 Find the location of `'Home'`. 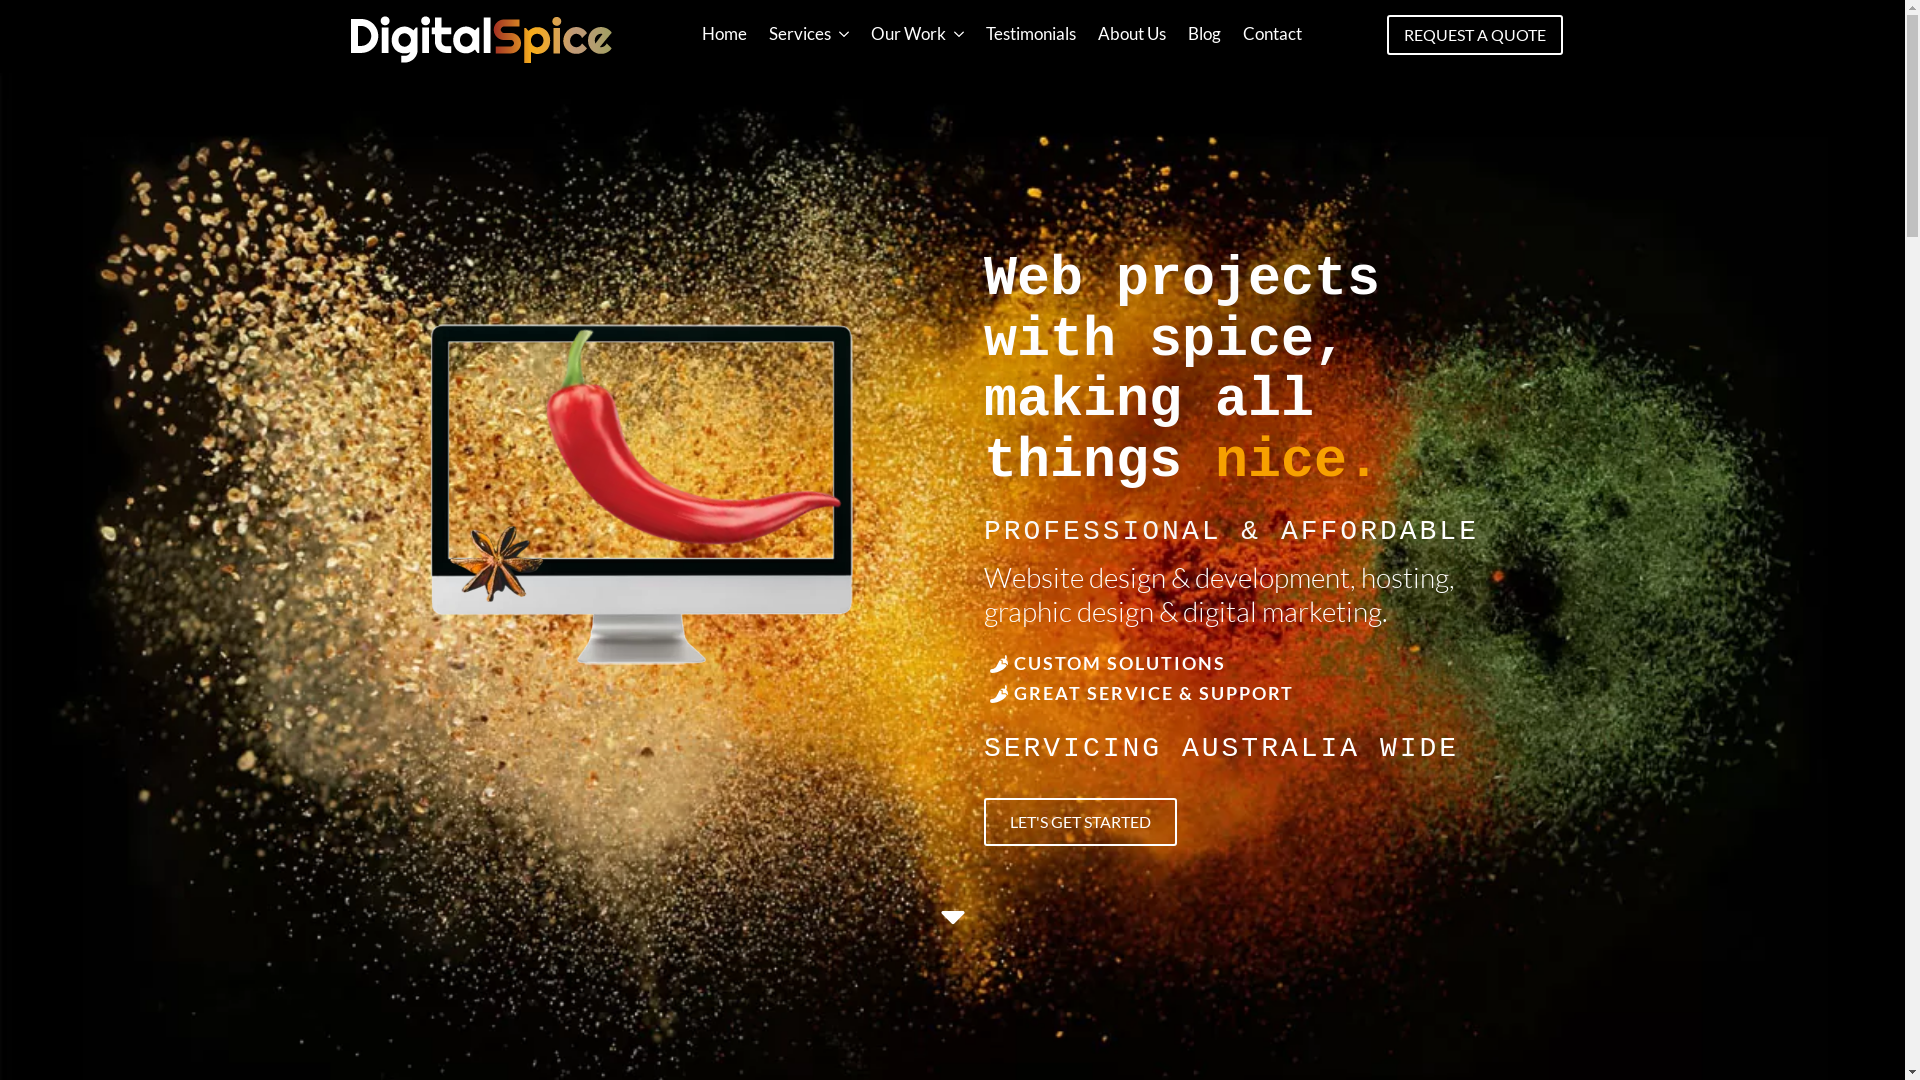

'Home' is located at coordinates (723, 33).